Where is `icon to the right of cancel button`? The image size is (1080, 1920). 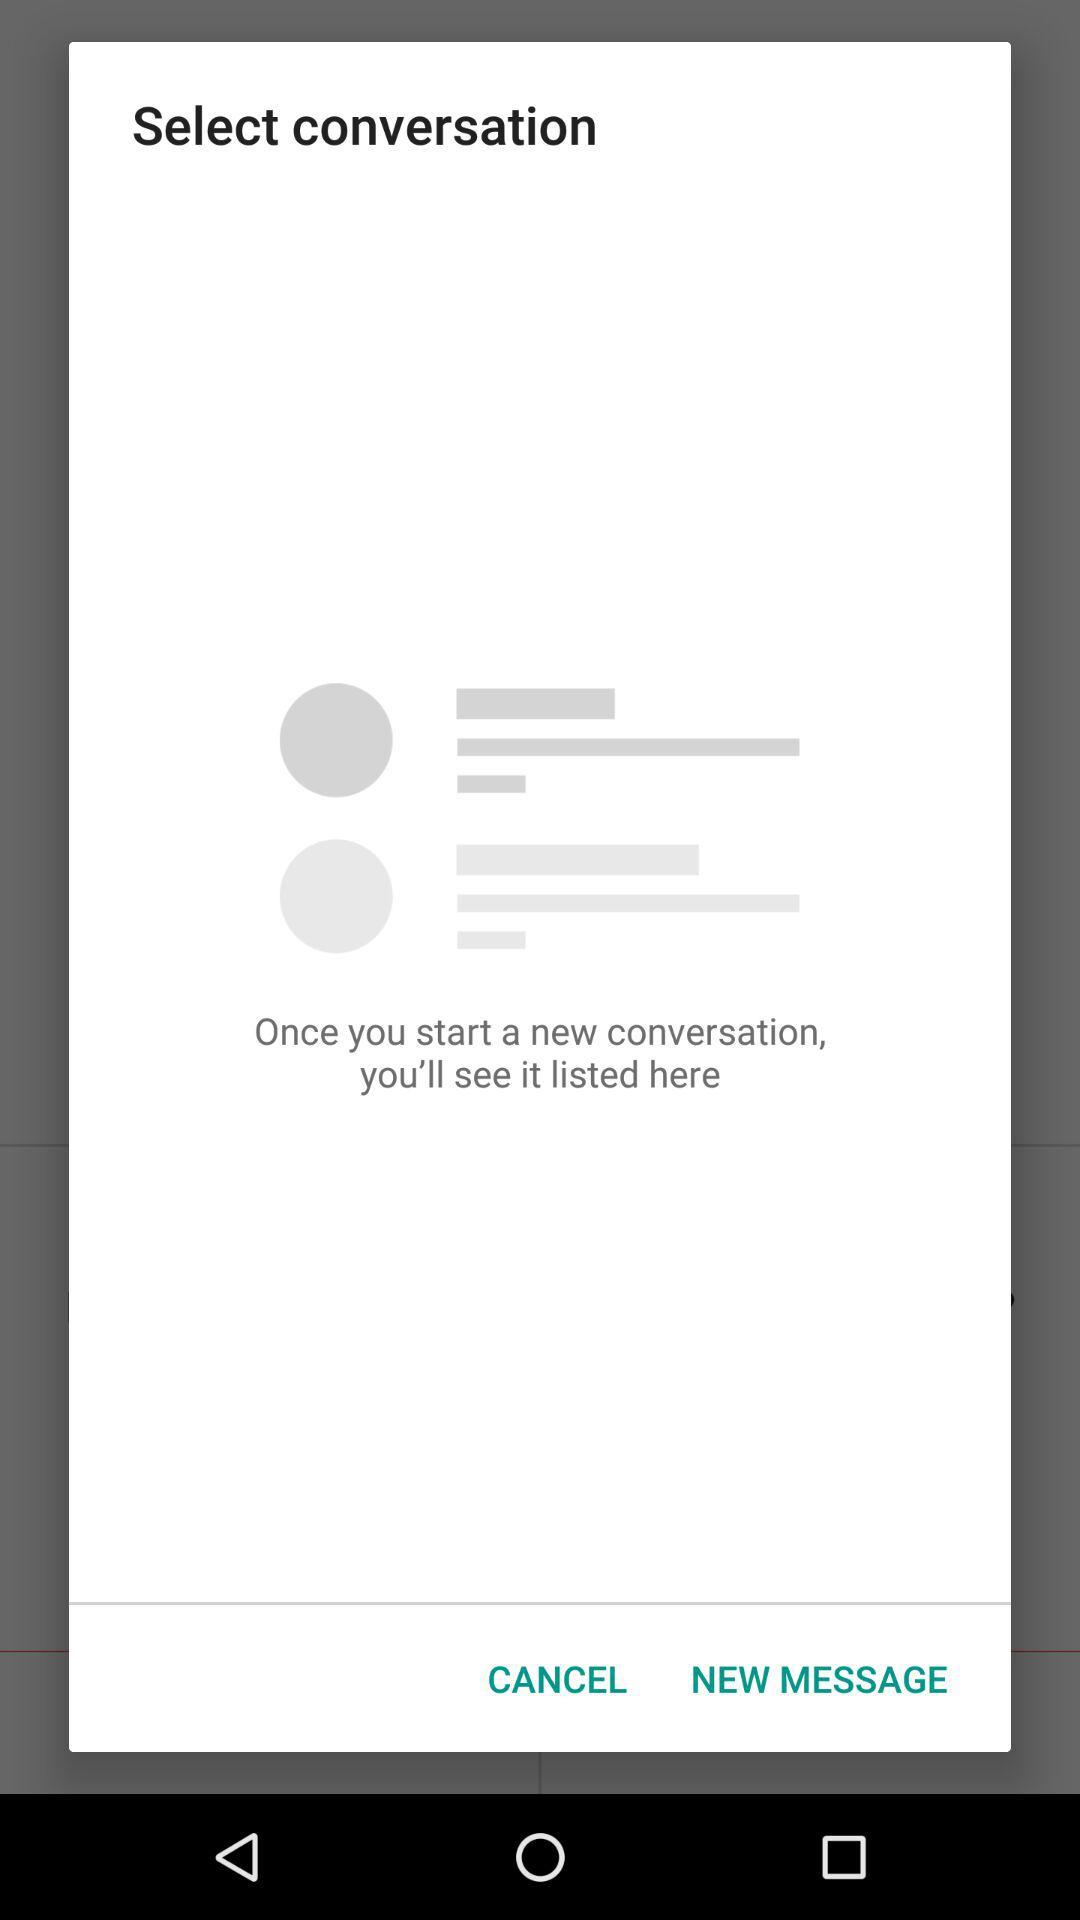
icon to the right of cancel button is located at coordinates (819, 1678).